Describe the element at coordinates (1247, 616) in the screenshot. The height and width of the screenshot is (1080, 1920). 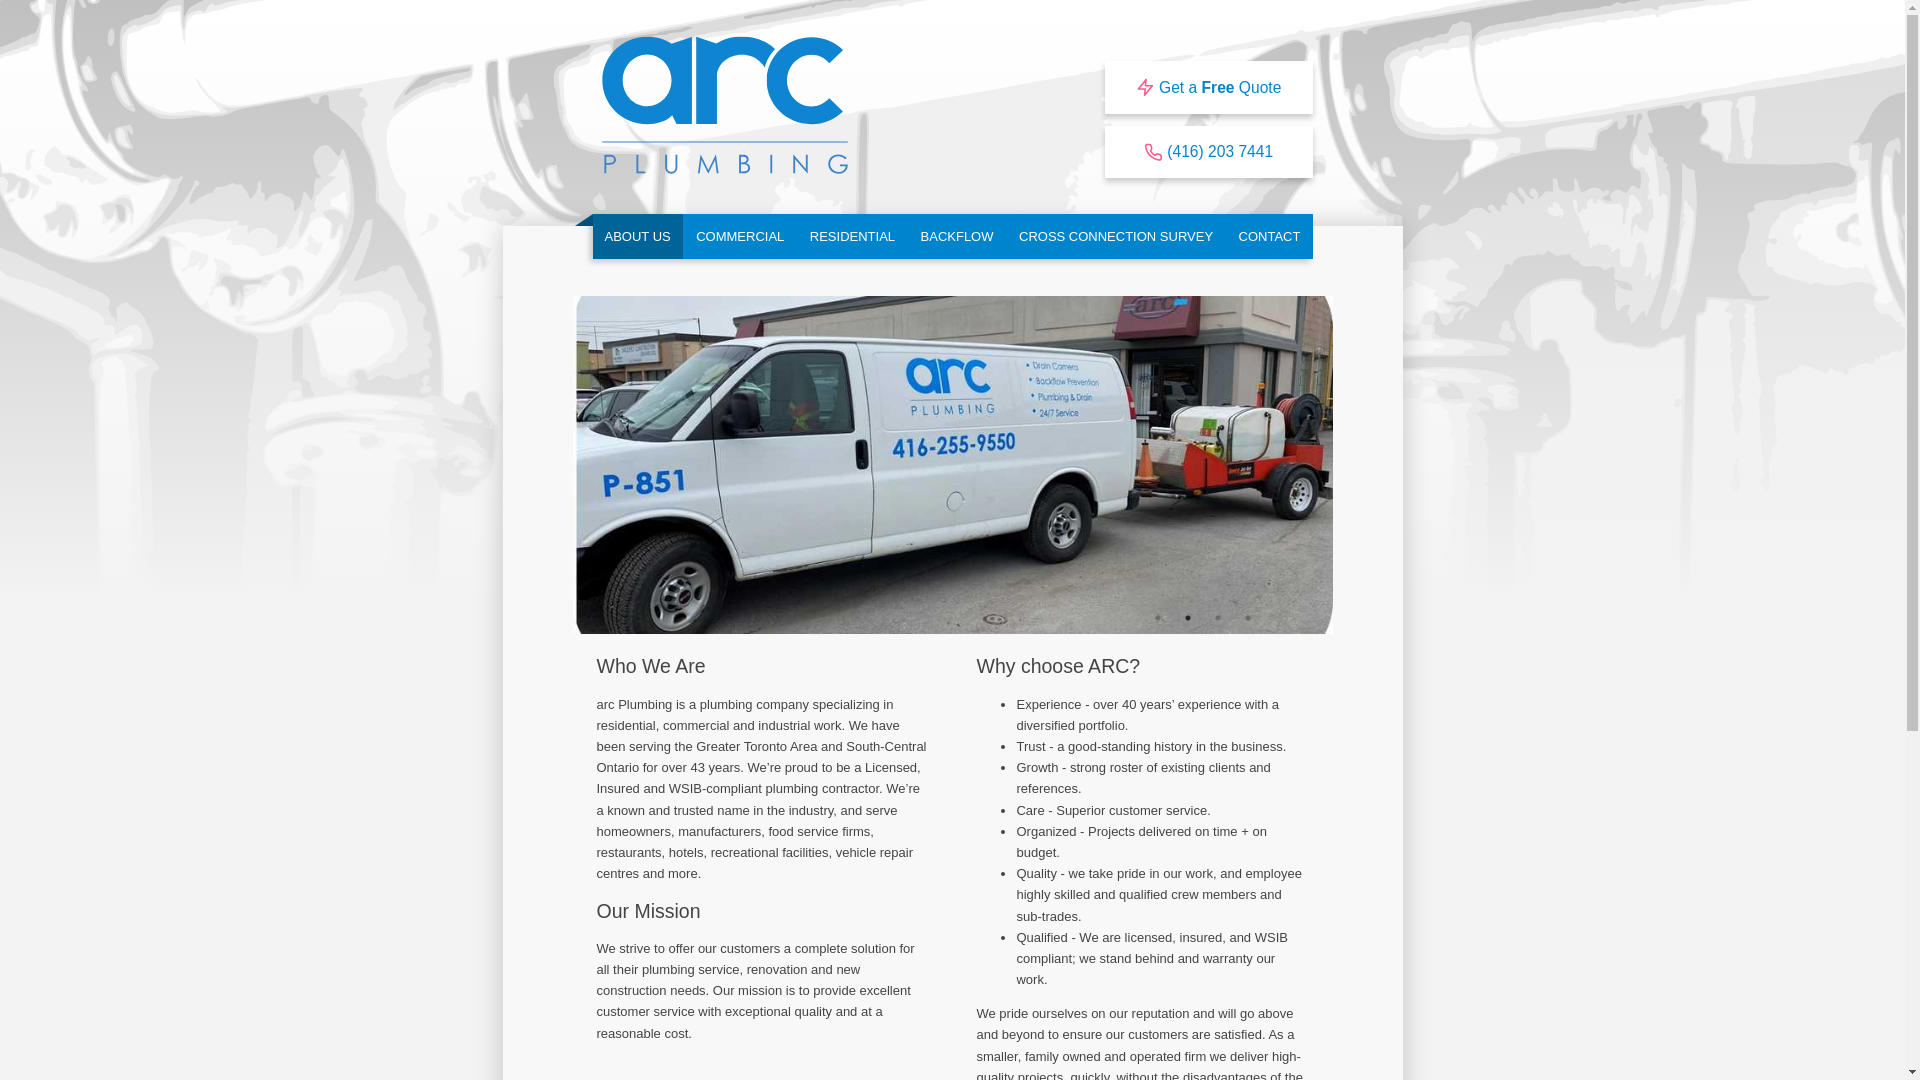
I see `'4'` at that location.